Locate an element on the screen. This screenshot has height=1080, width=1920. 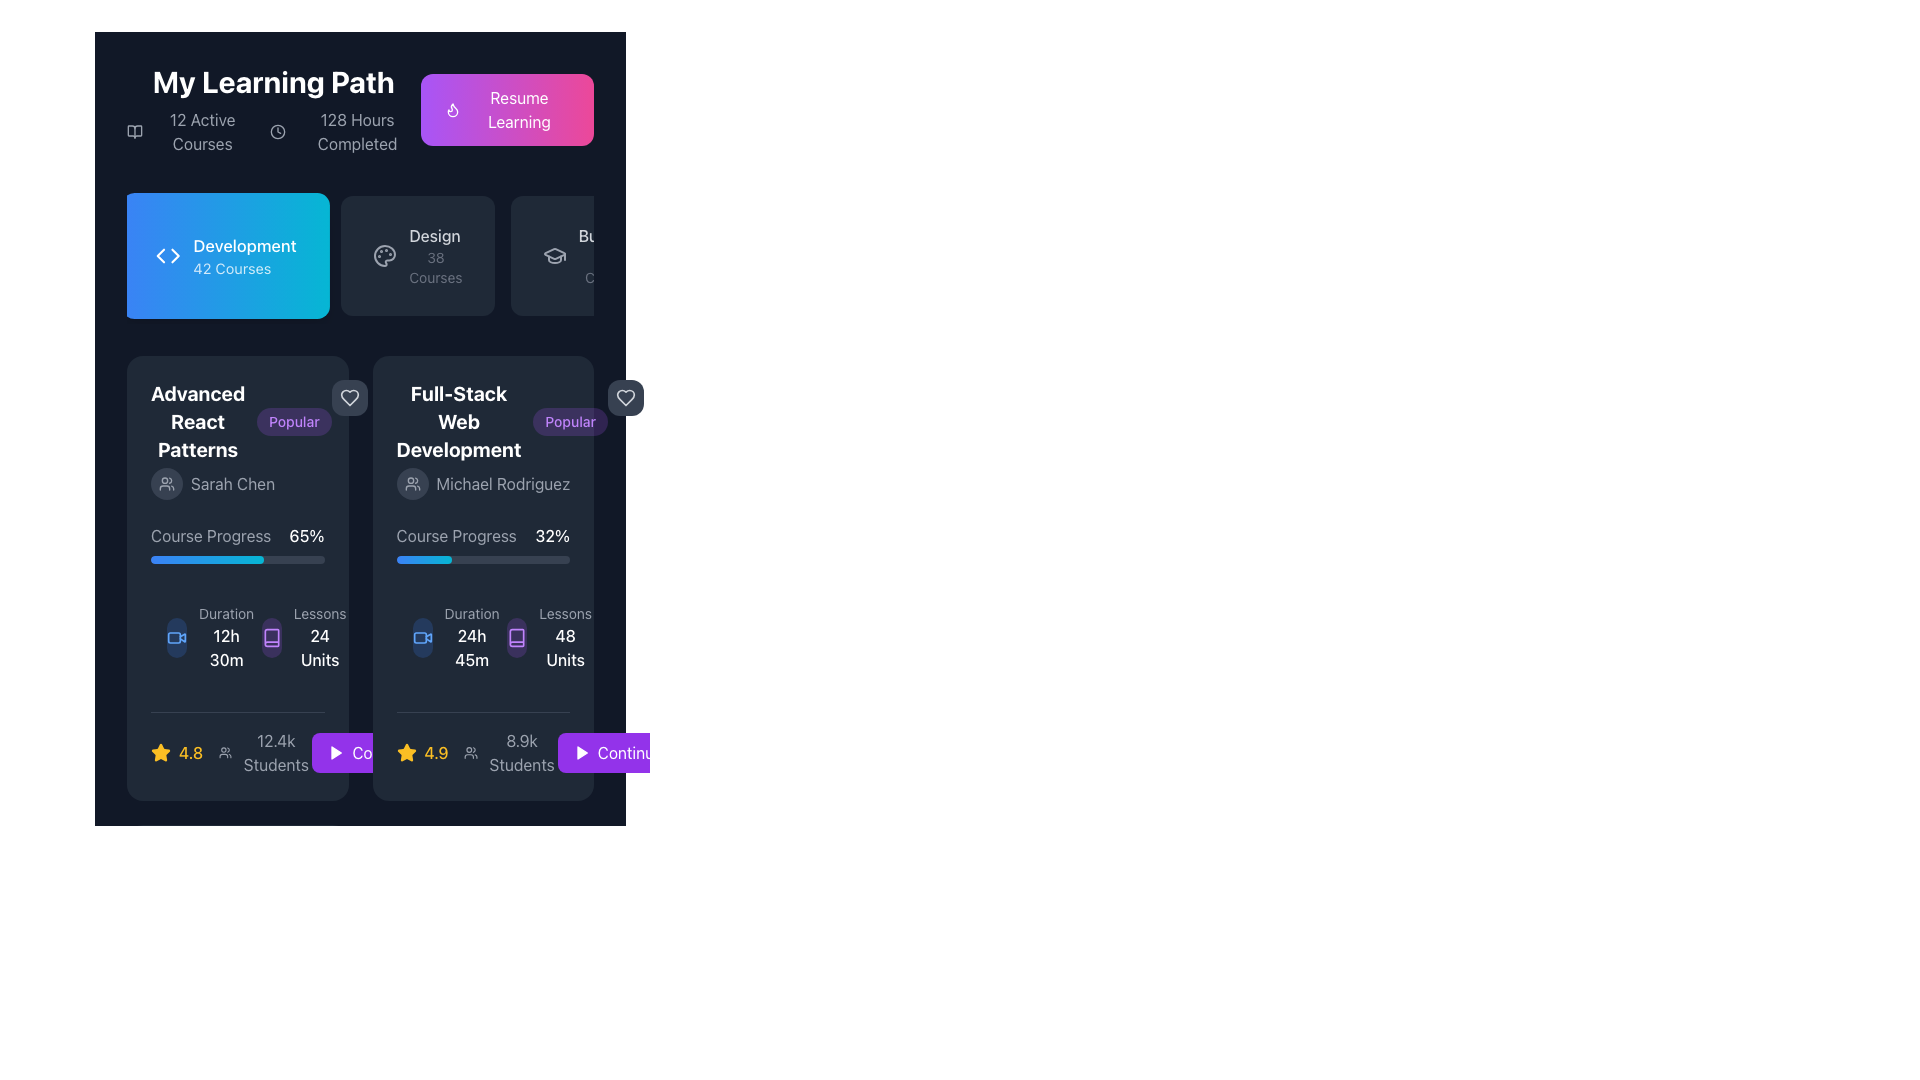
the text label that indicates the number of courses available under the 'Development' category, which is positioned directly below the 'Development' header in the blue card is located at coordinates (232, 267).